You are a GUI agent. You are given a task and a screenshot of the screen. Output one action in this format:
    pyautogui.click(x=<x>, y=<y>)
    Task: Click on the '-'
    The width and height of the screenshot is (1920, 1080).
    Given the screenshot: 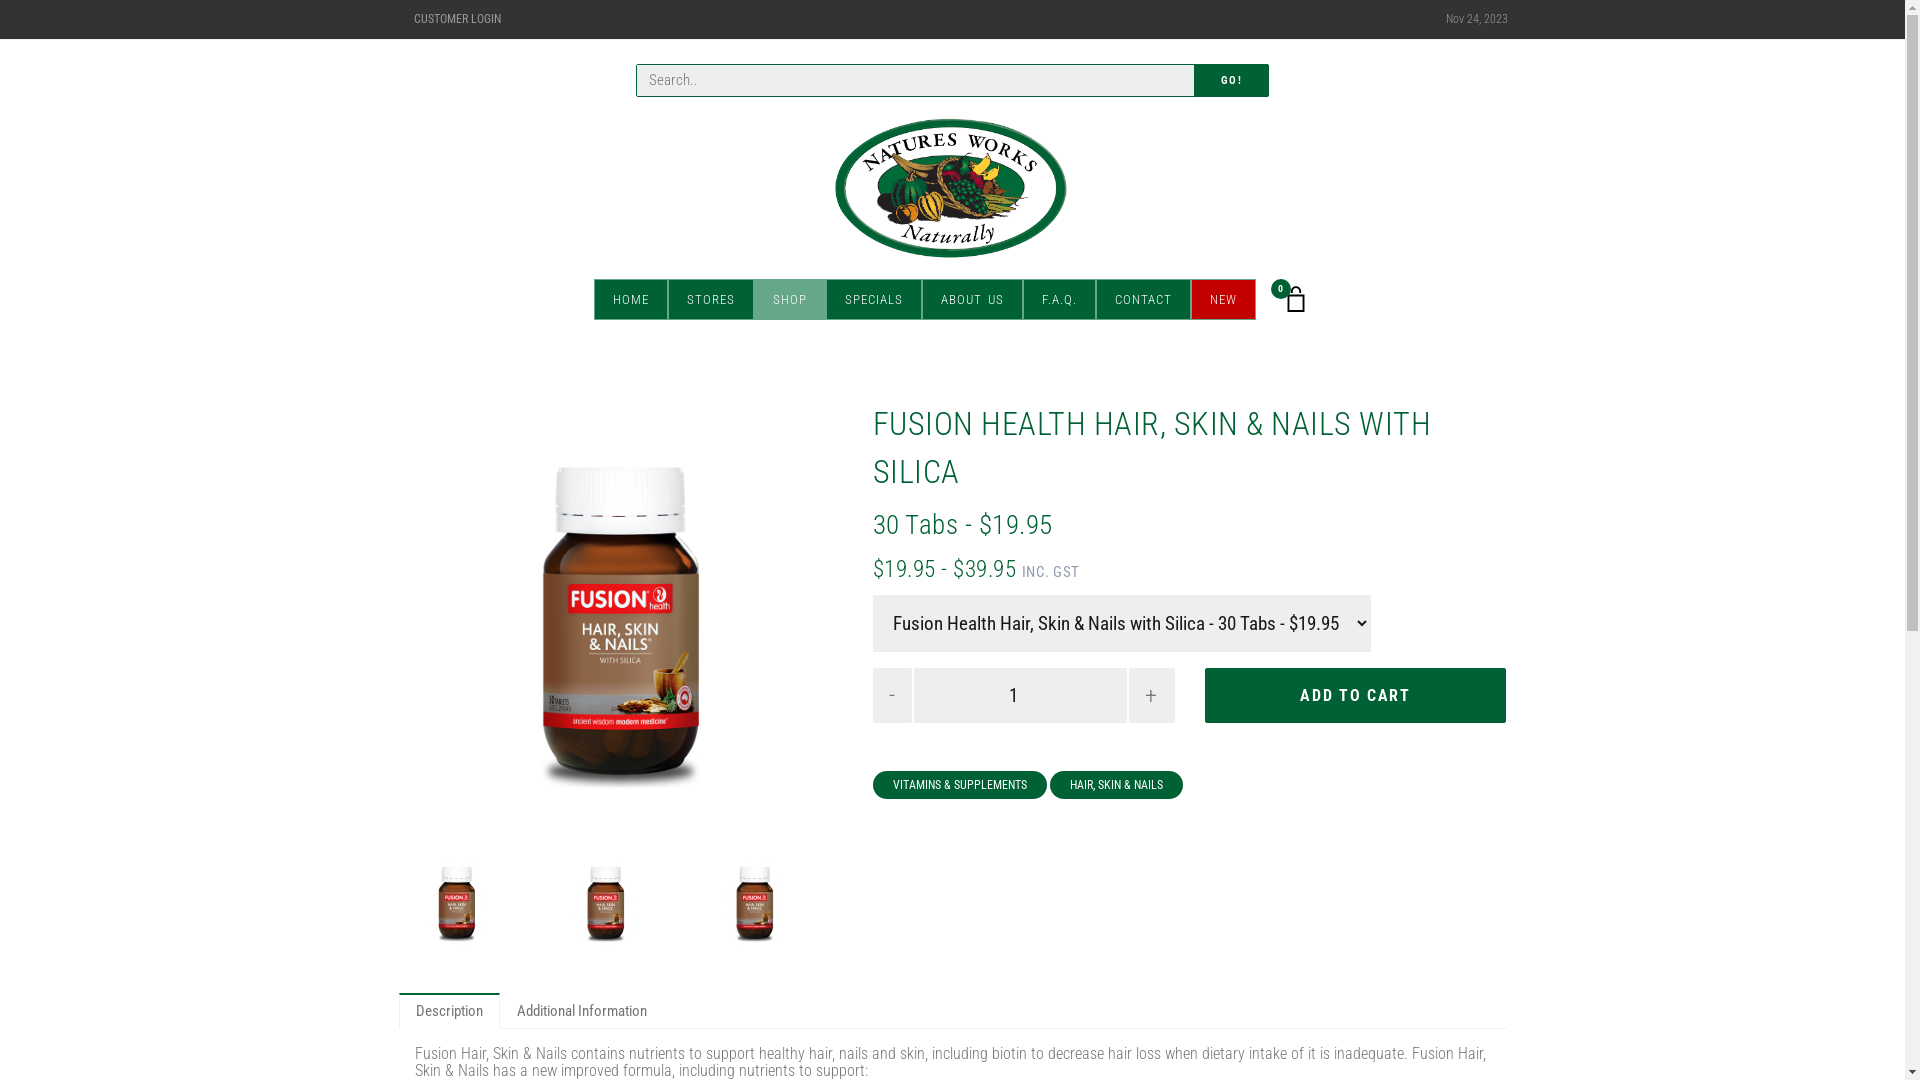 What is the action you would take?
    pyautogui.click(x=891, y=694)
    